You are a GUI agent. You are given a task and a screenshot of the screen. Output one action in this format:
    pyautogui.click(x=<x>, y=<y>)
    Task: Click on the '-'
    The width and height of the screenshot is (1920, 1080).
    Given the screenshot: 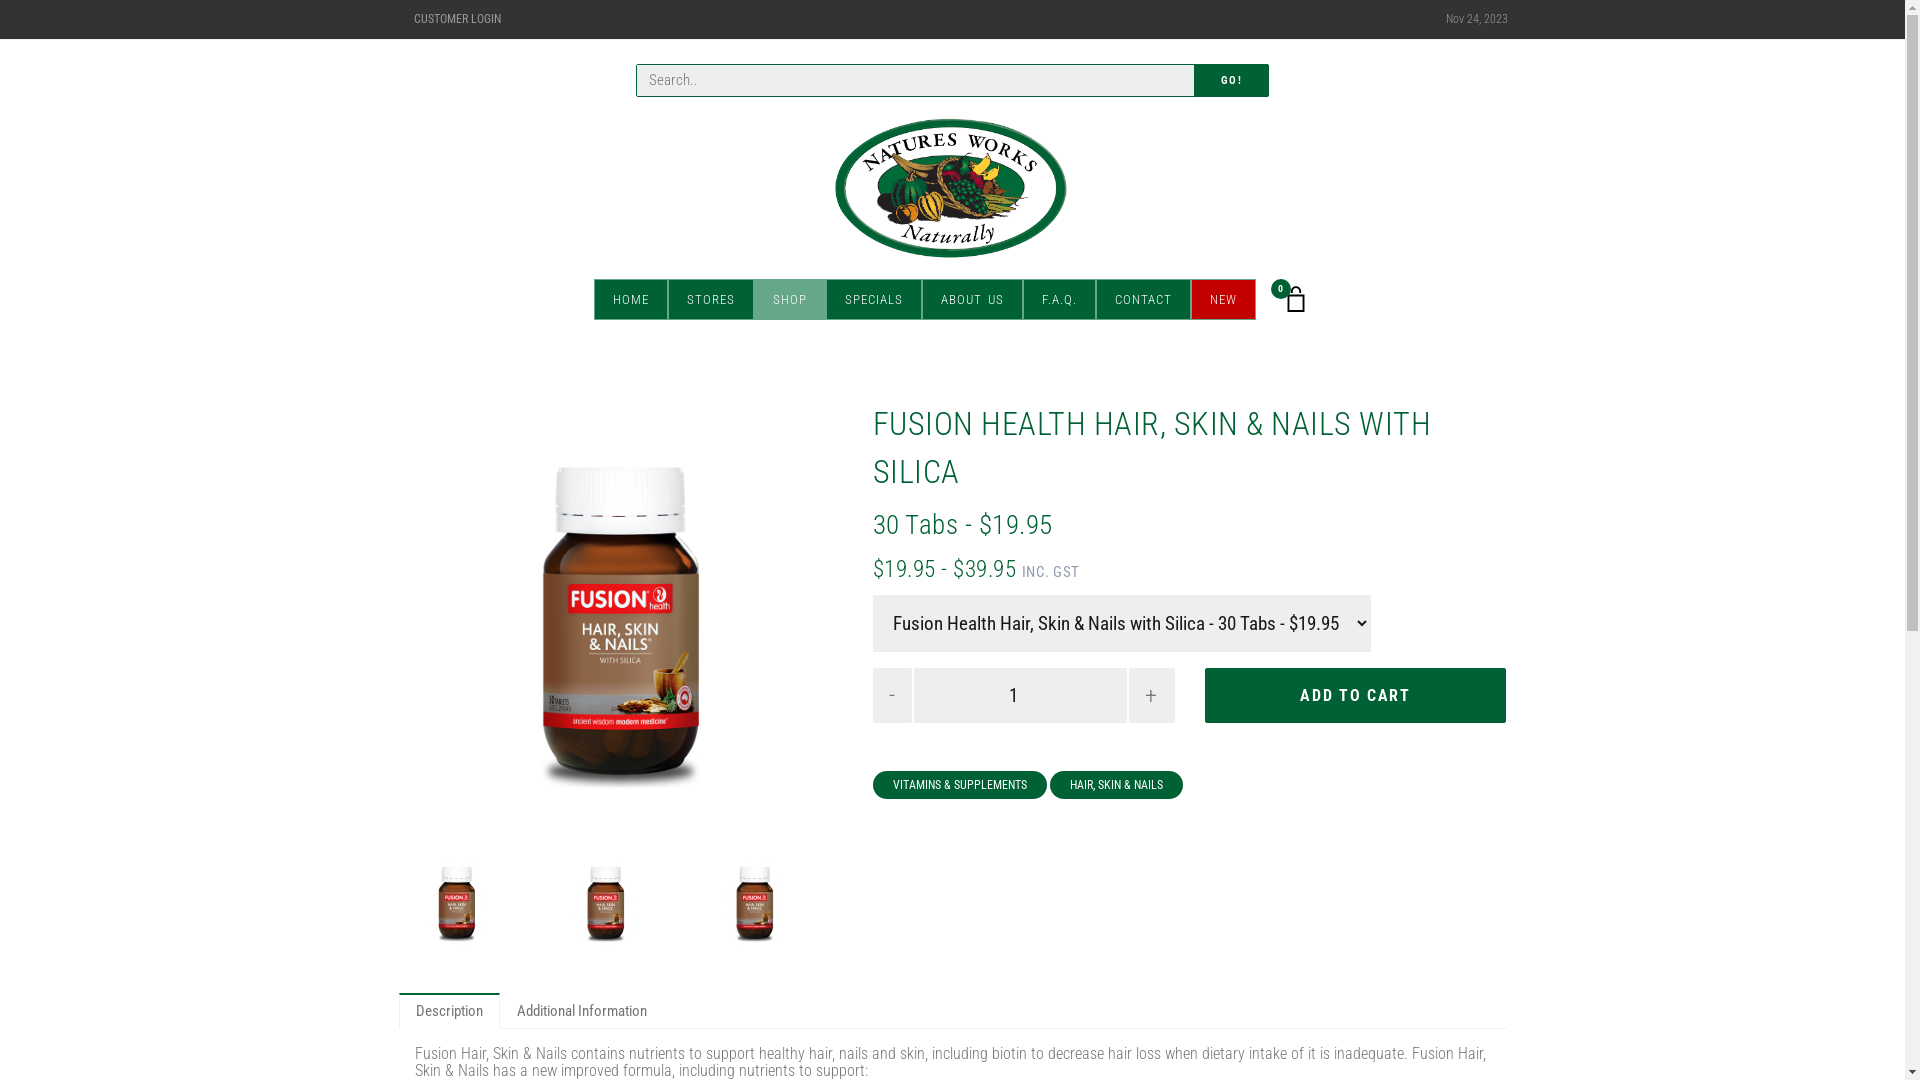 What is the action you would take?
    pyautogui.click(x=891, y=694)
    